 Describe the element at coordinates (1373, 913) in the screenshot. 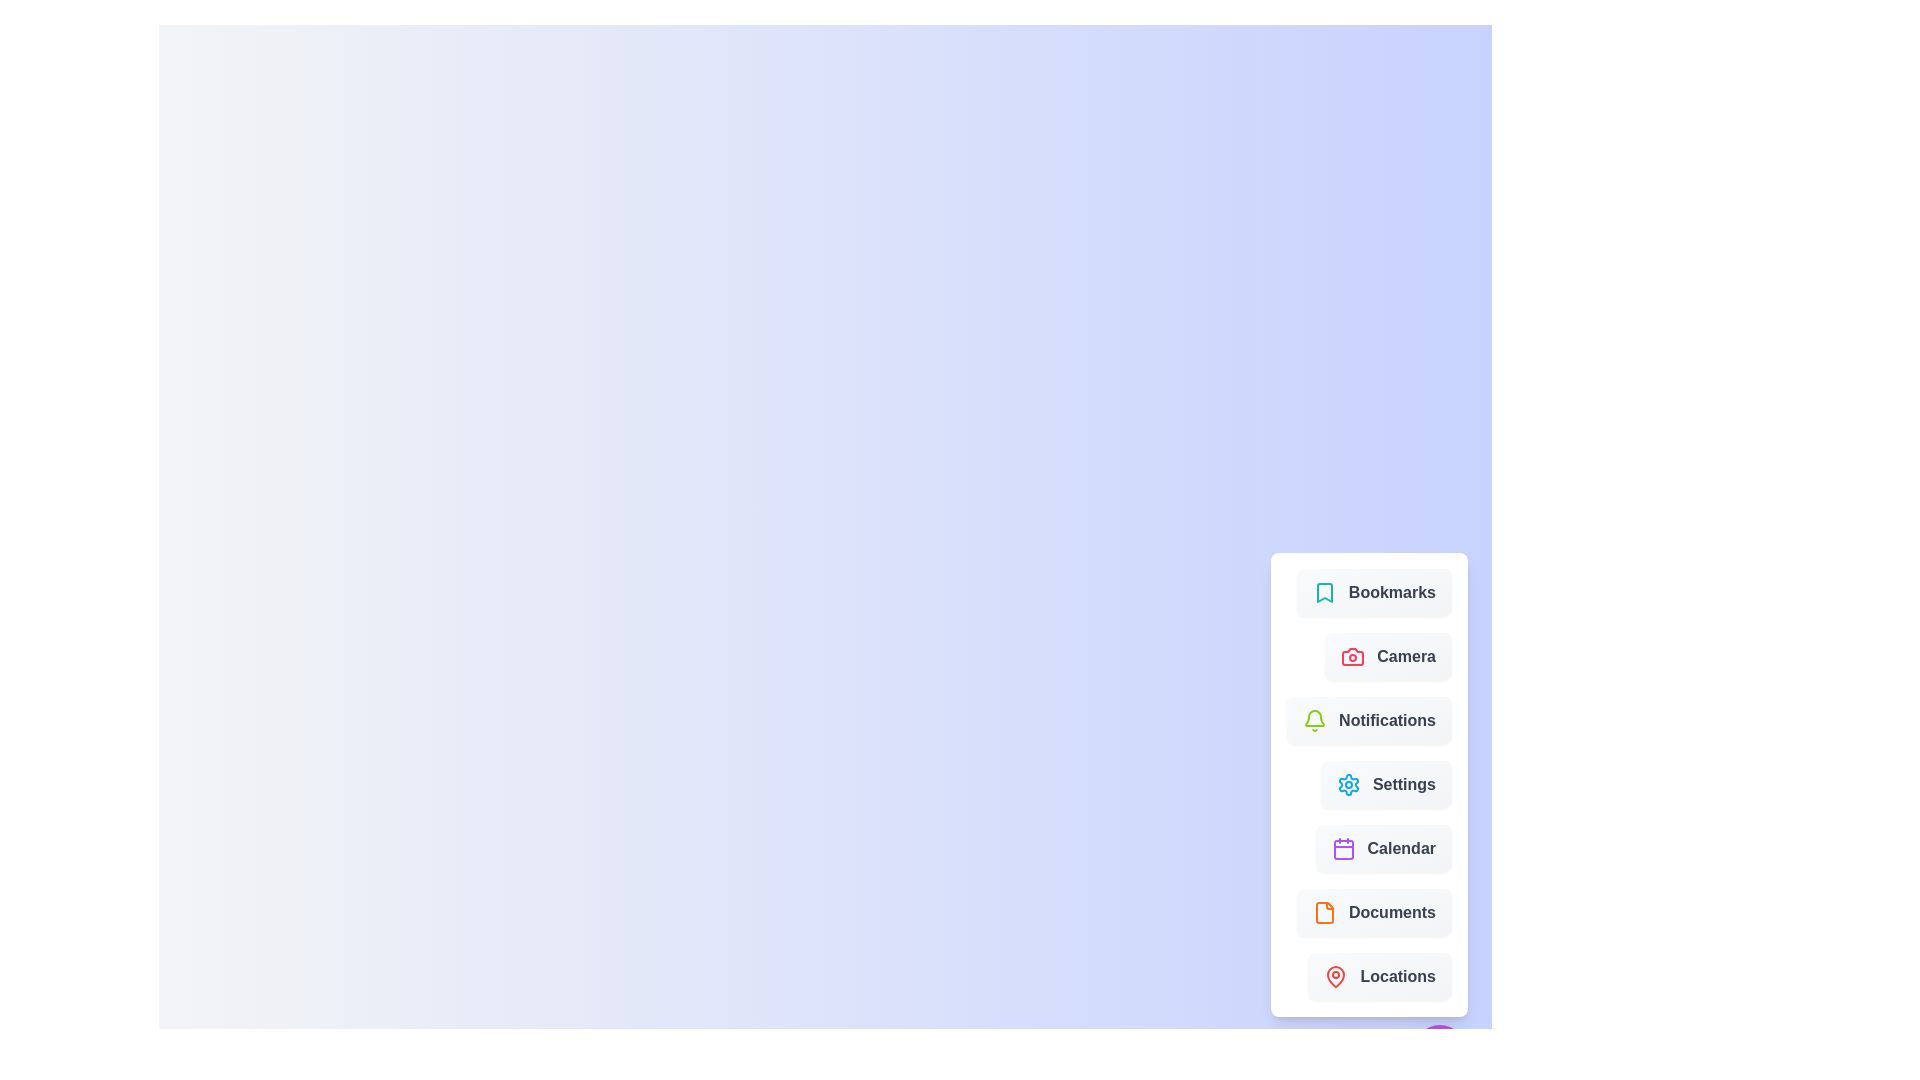

I see `the menu item corresponding to Documents to activate its action` at that location.